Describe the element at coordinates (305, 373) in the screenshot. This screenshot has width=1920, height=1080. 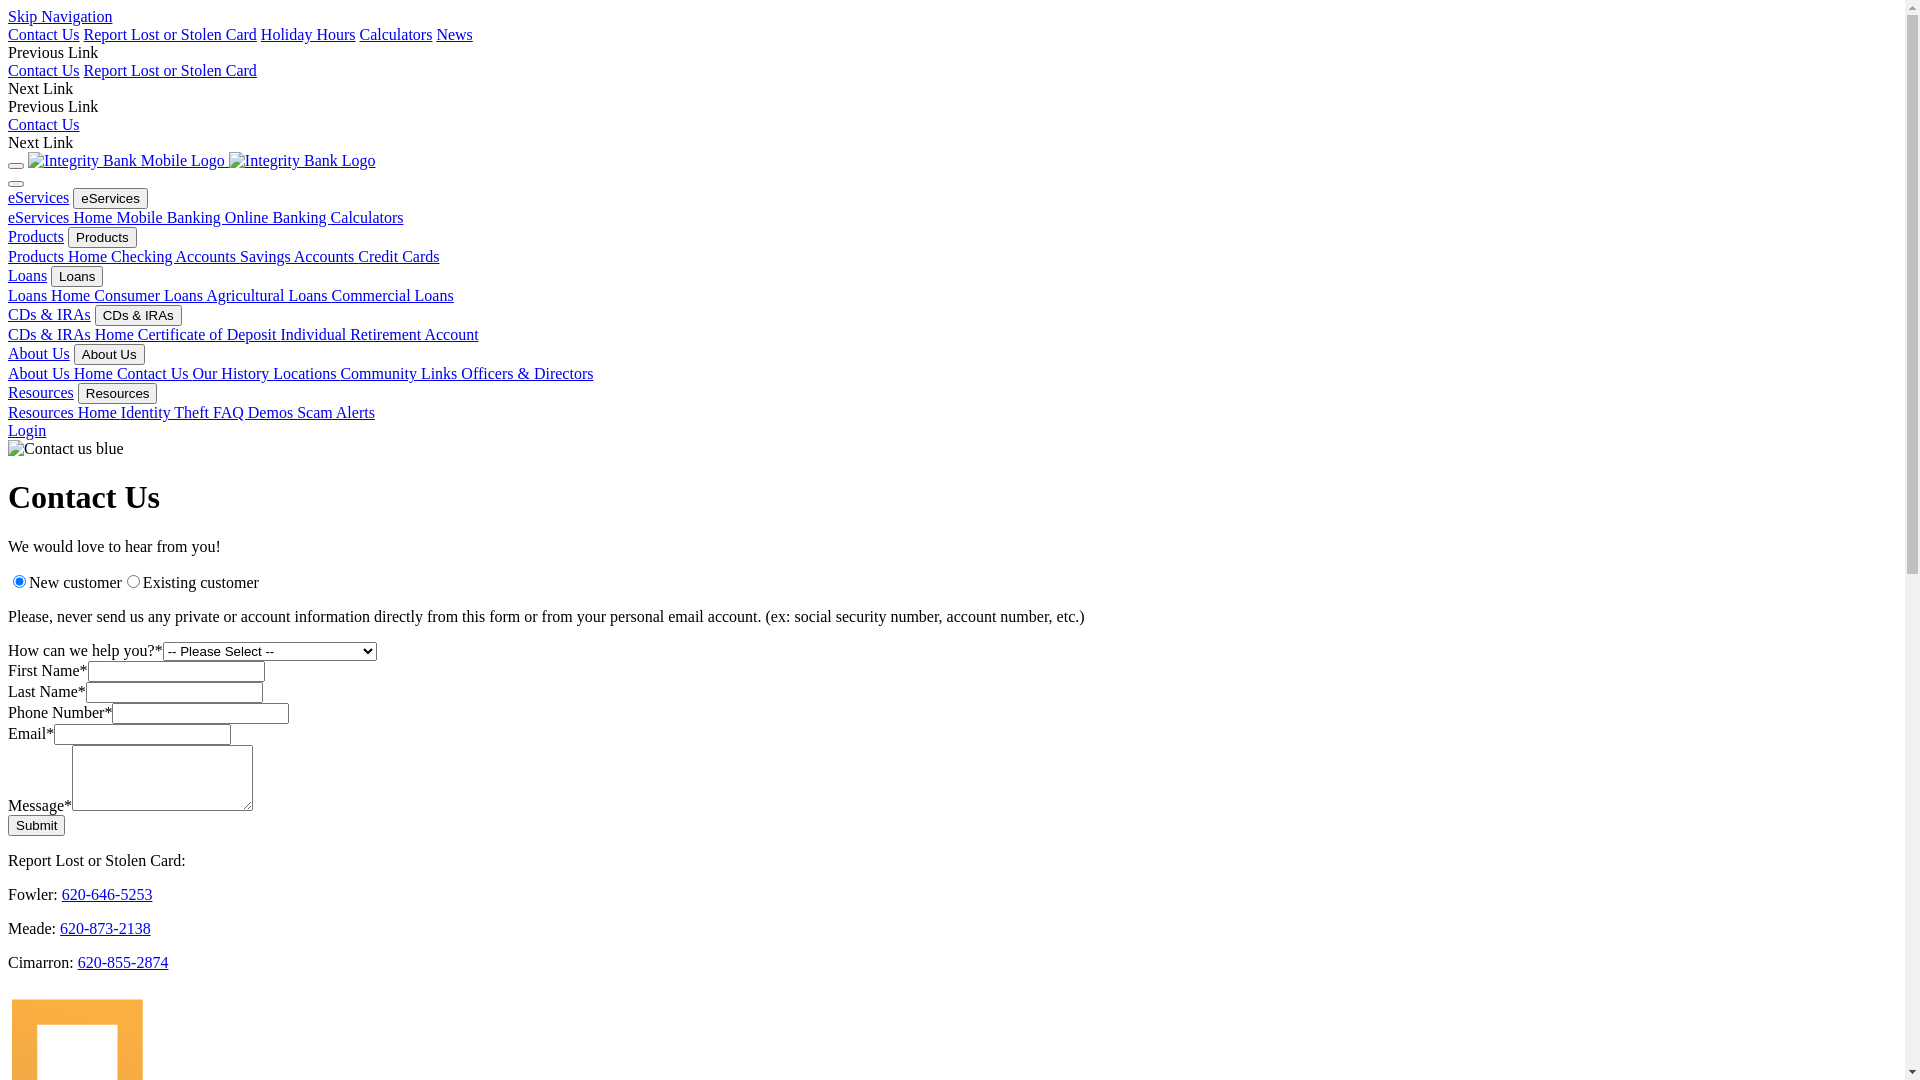
I see `'Locations'` at that location.